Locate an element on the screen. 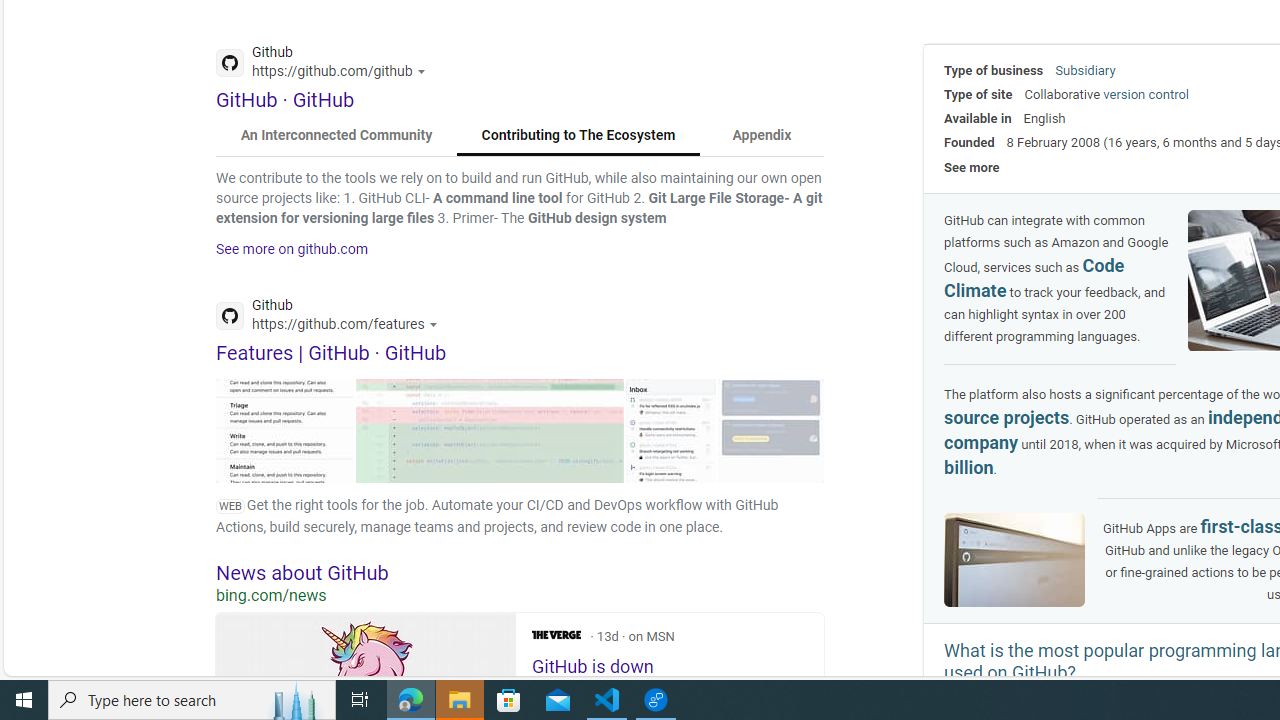 The width and height of the screenshot is (1280, 720). 'An Interconnected Community' is located at coordinates (337, 135).